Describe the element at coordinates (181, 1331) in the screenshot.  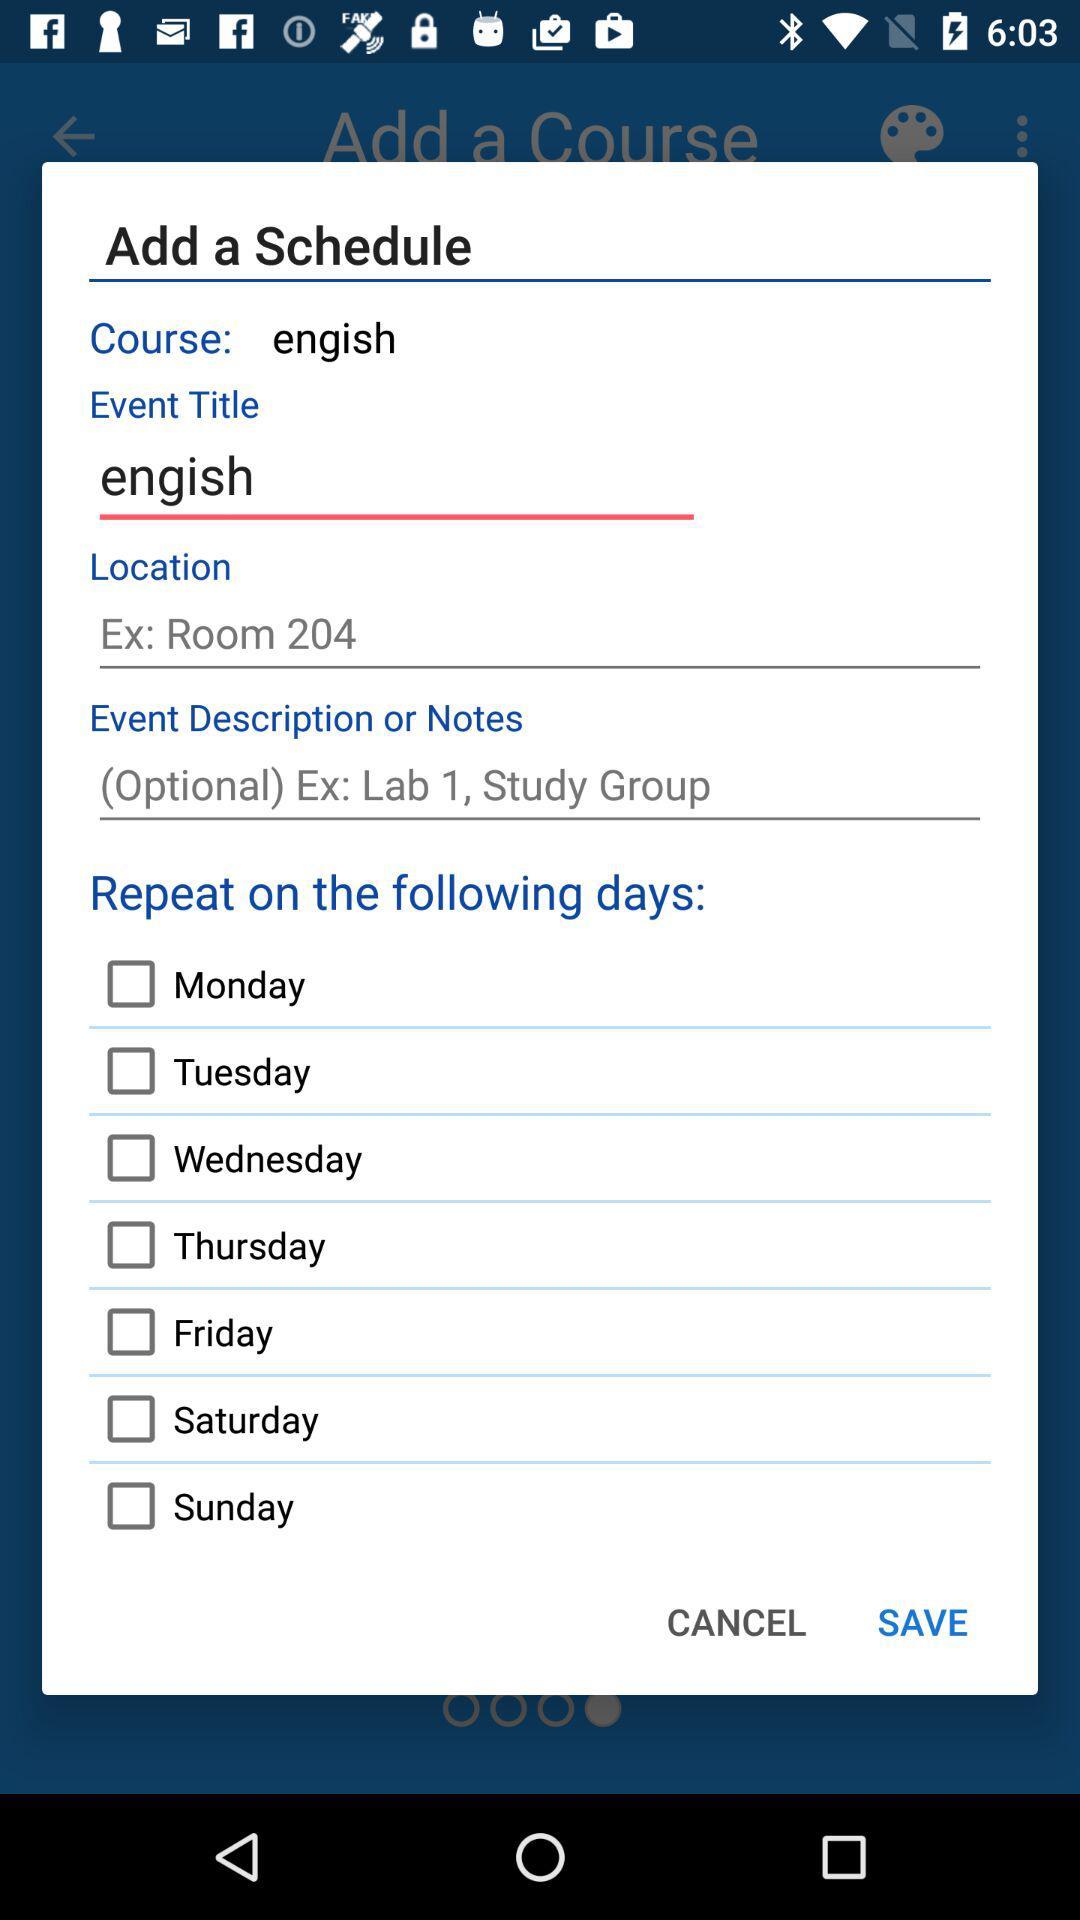
I see `friday item` at that location.